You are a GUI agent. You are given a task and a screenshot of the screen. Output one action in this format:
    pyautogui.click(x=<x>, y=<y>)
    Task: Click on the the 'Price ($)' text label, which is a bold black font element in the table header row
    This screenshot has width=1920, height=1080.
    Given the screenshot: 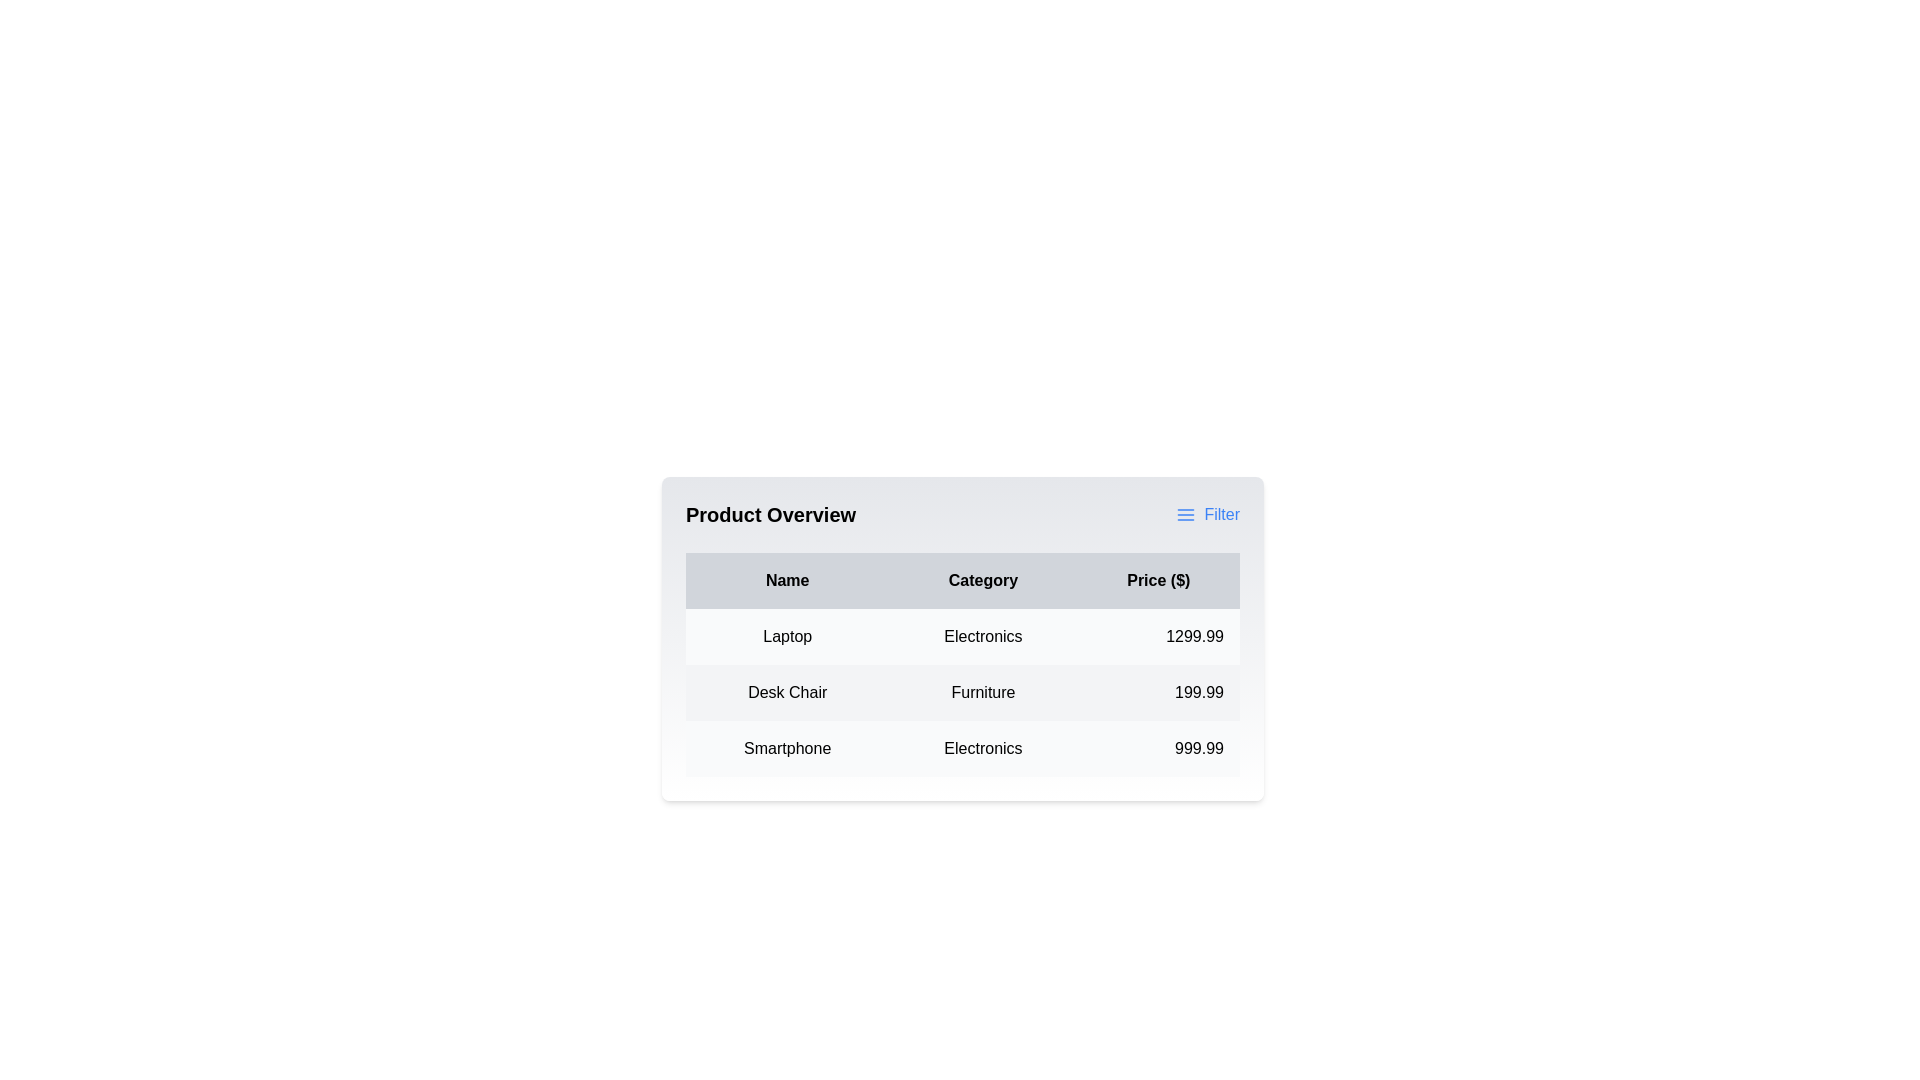 What is the action you would take?
    pyautogui.click(x=1158, y=581)
    